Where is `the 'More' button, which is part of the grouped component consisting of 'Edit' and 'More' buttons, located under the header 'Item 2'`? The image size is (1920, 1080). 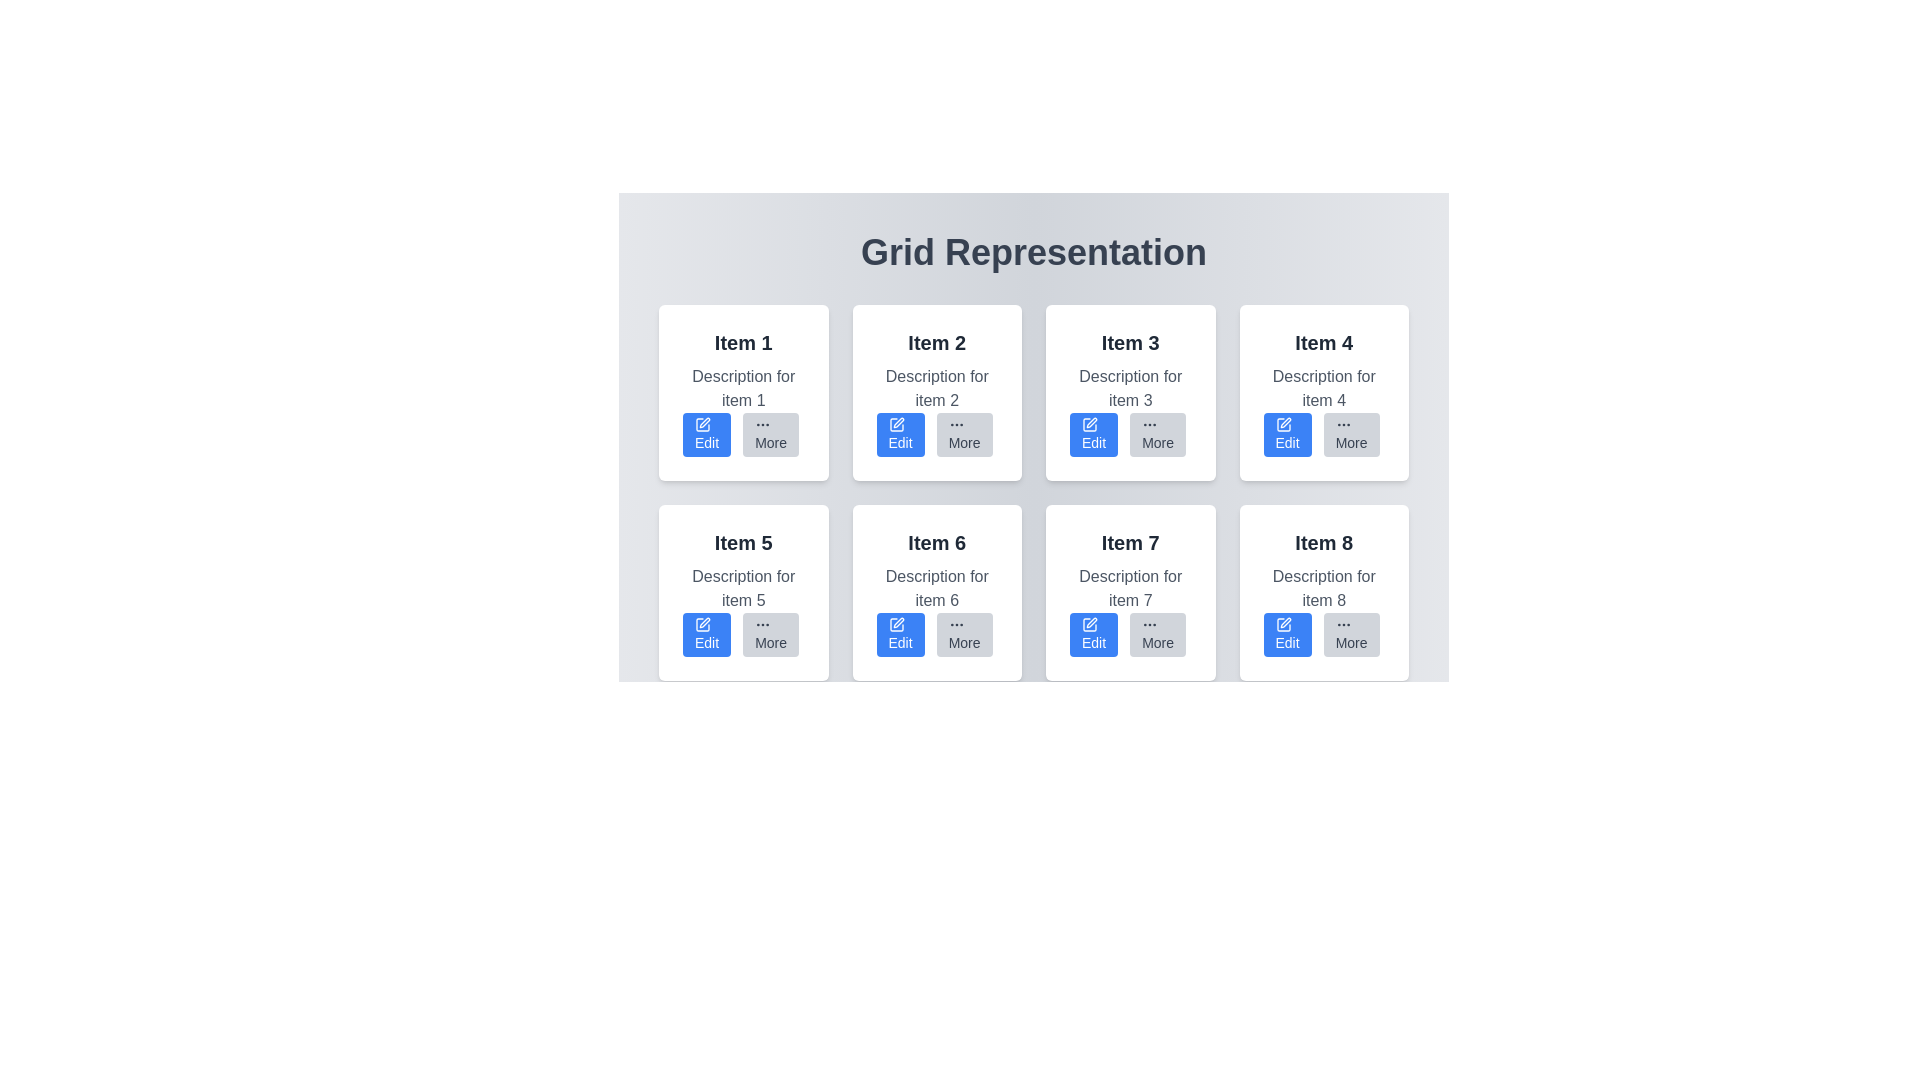 the 'More' button, which is part of the grouped component consisting of 'Edit' and 'More' buttons, located under the header 'Item 2' is located at coordinates (936, 434).